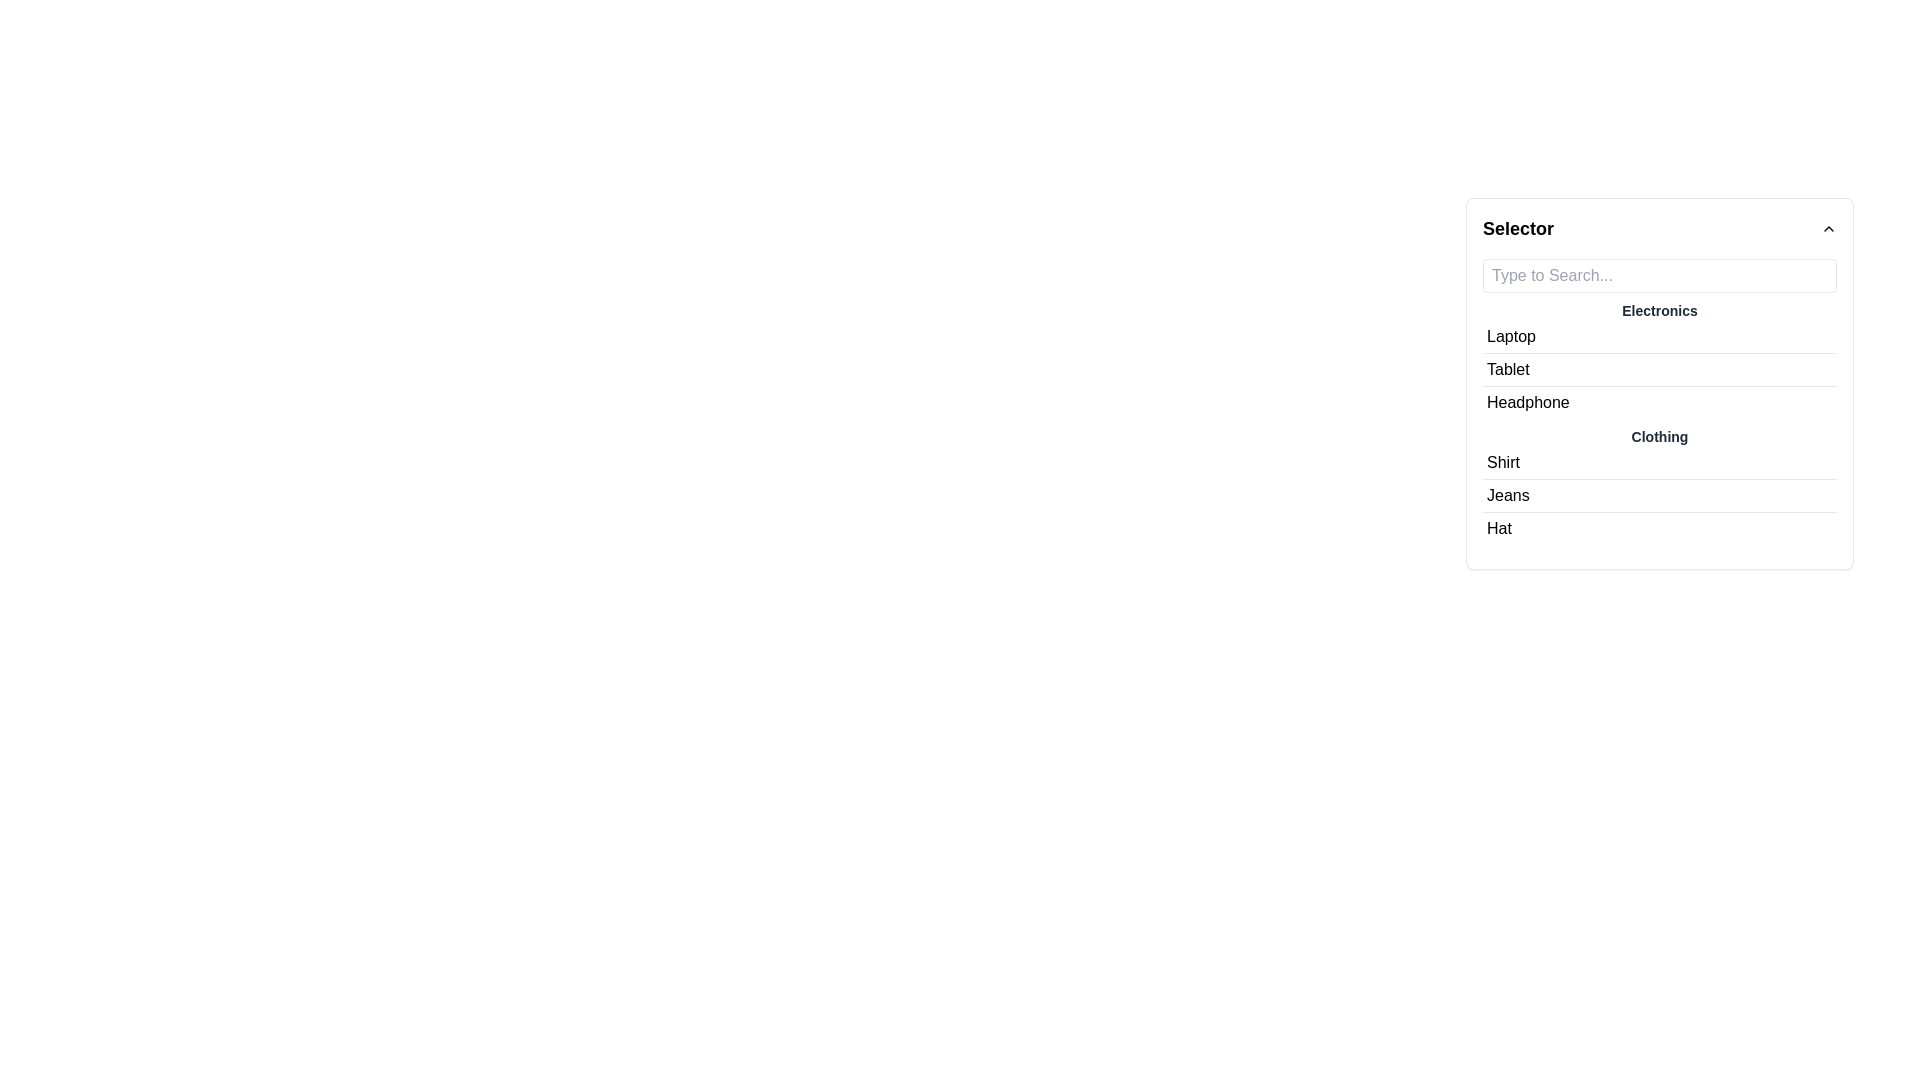 The image size is (1920, 1080). Describe the element at coordinates (1660, 370) in the screenshot. I see `the 'Tablet' list item, which is the second item in the dropdown list under 'Electronics'` at that location.